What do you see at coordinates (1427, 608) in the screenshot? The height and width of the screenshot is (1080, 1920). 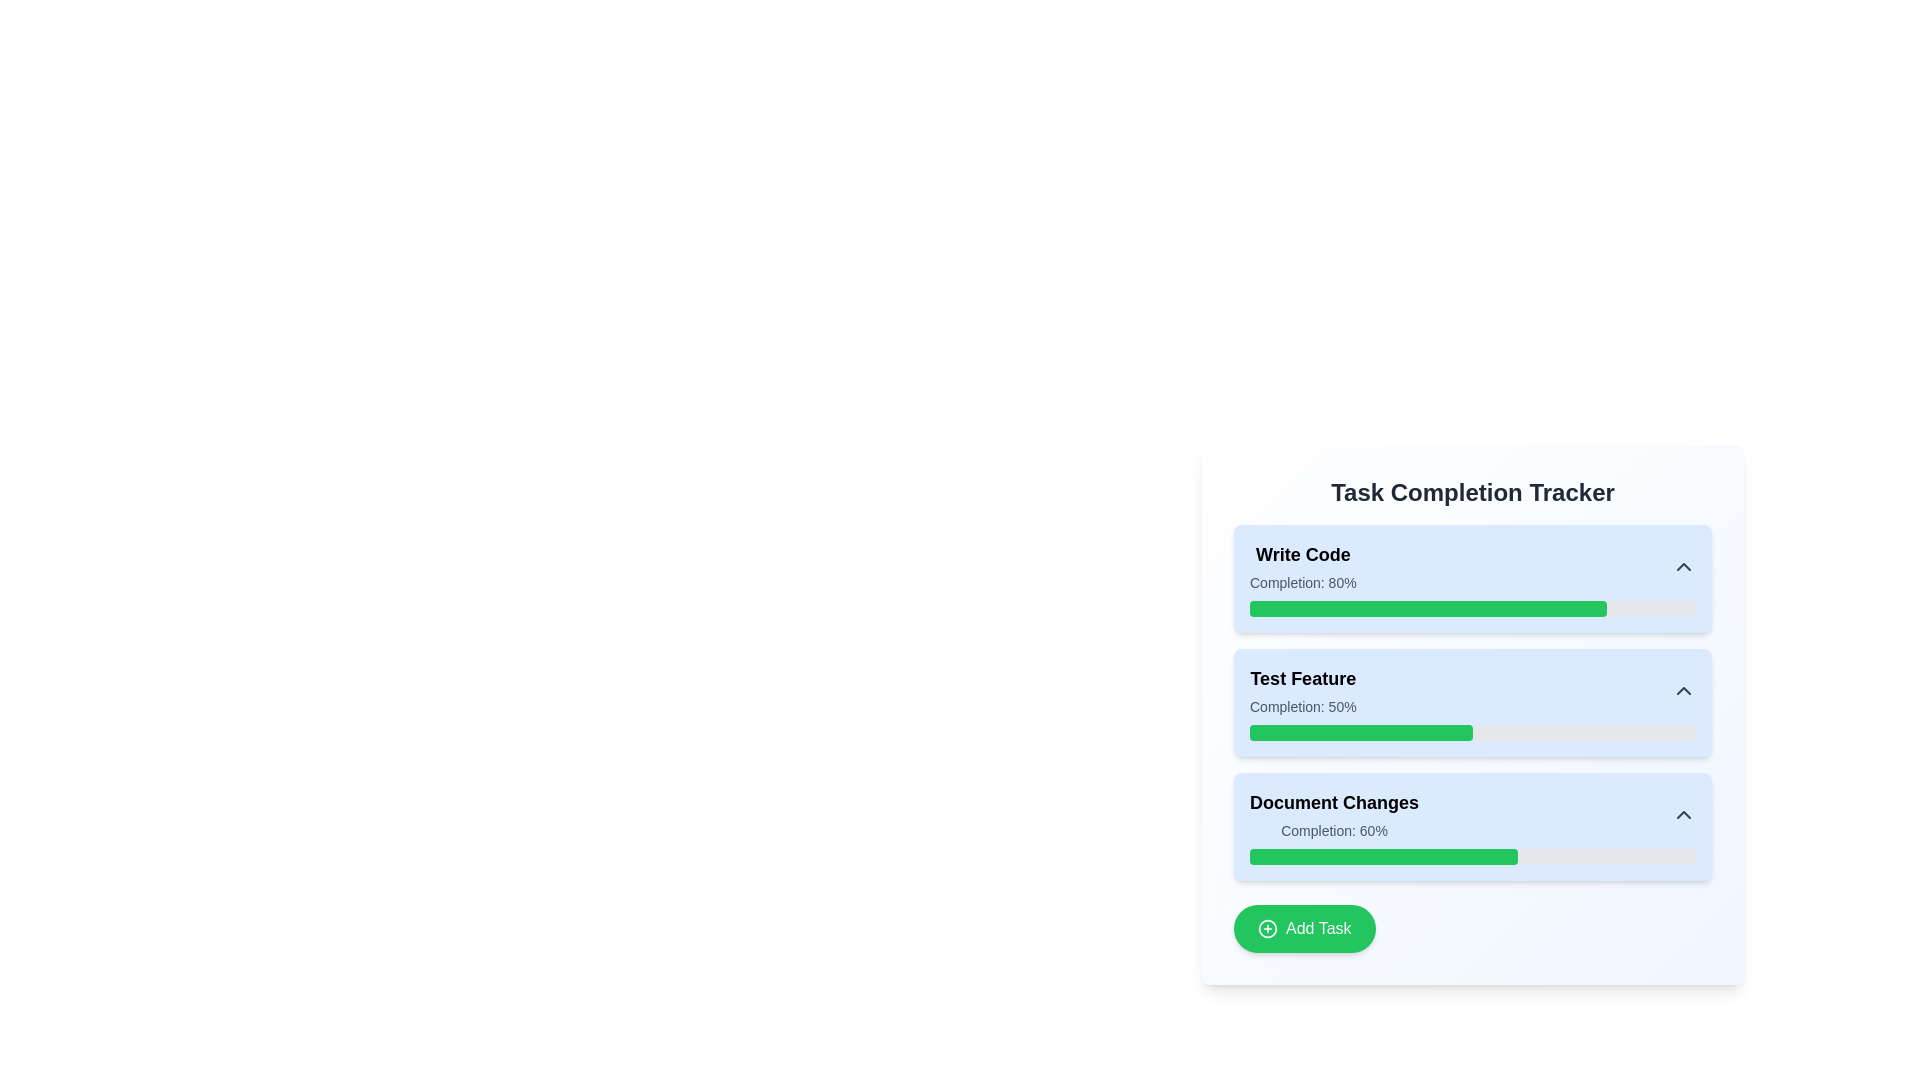 I see `the progress bar indicating 80% completion for the 'Write Code' task, located in the 'Task Completion Tracker' list` at bounding box center [1427, 608].